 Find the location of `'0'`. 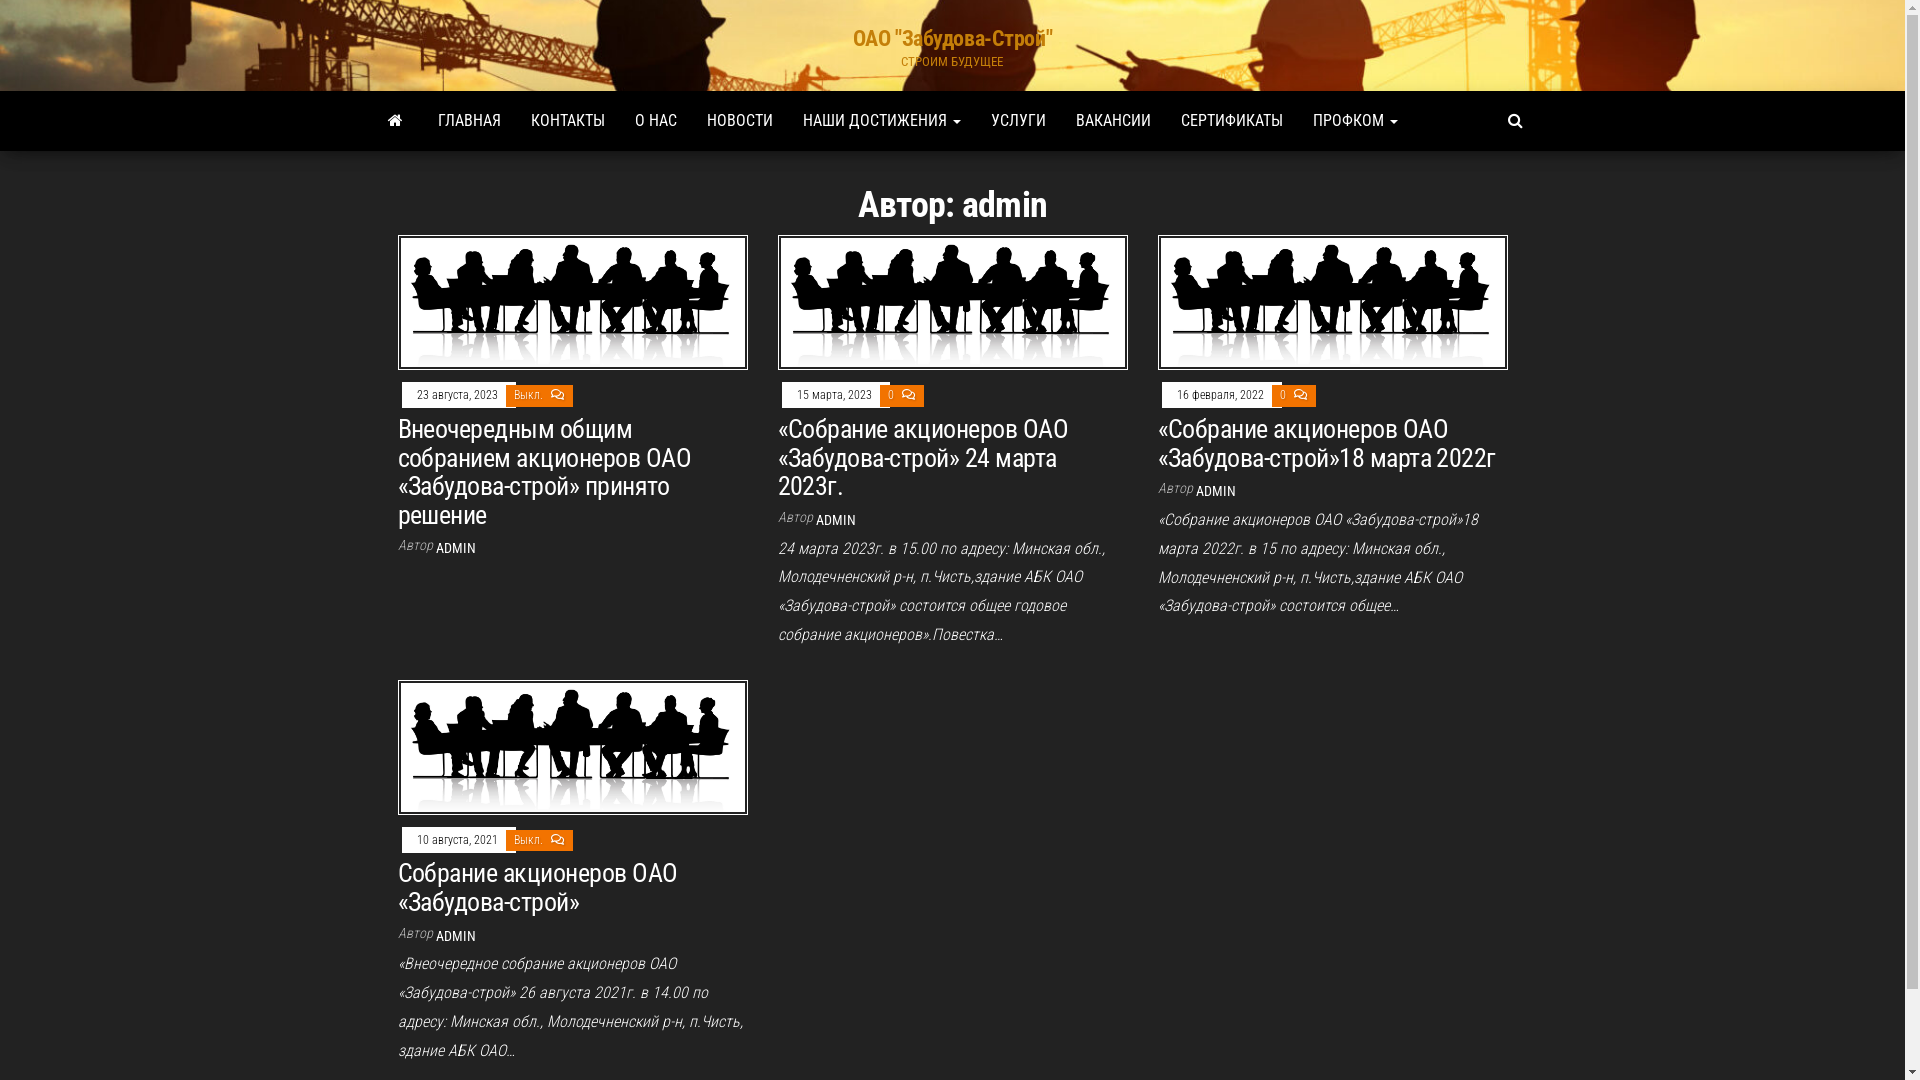

'0' is located at coordinates (1284, 394).